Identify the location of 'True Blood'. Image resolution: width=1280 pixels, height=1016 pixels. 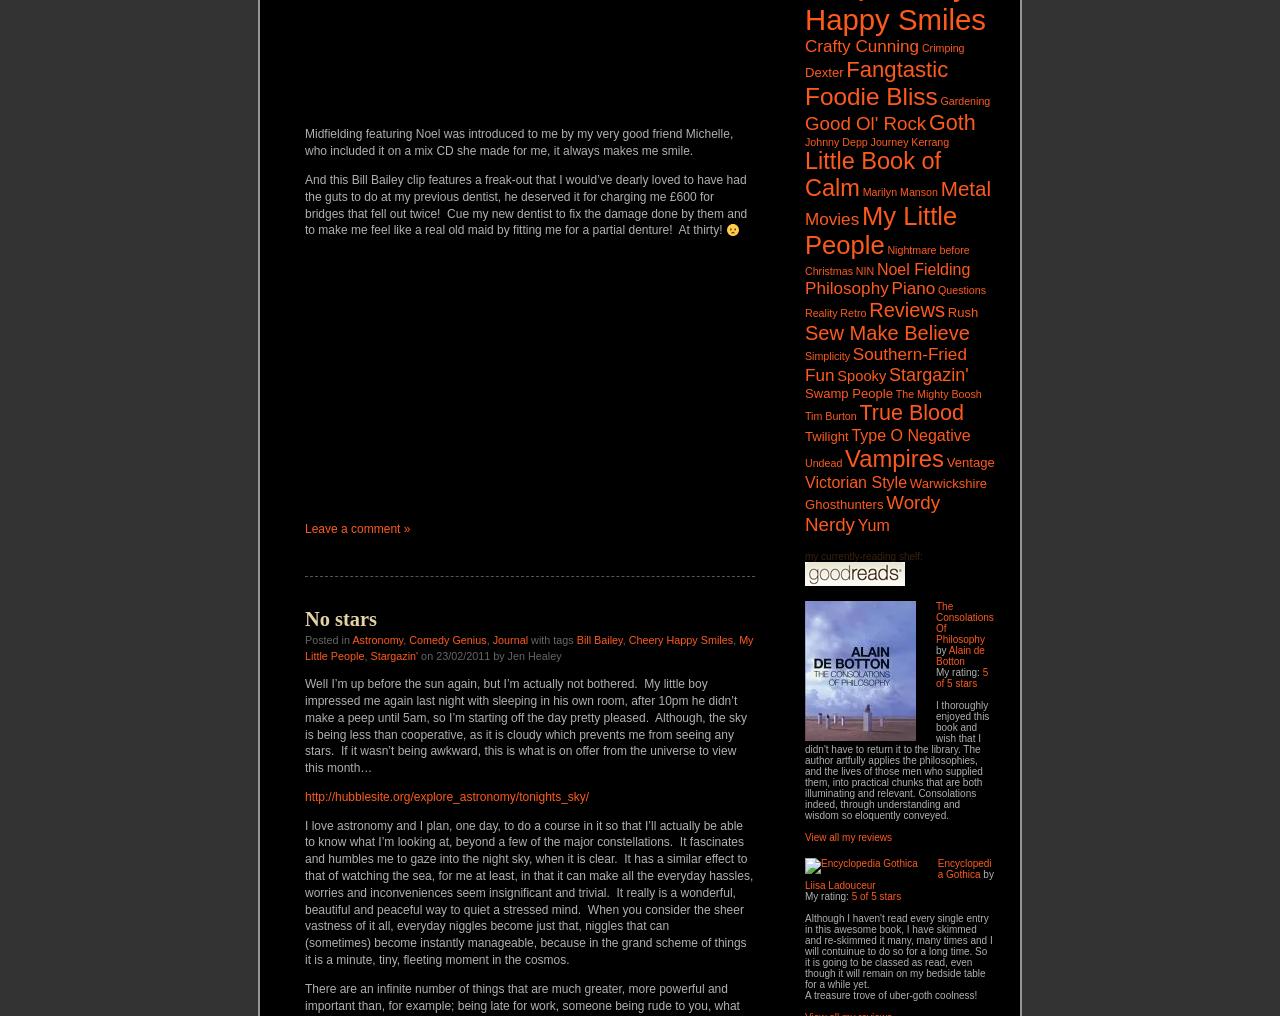
(910, 410).